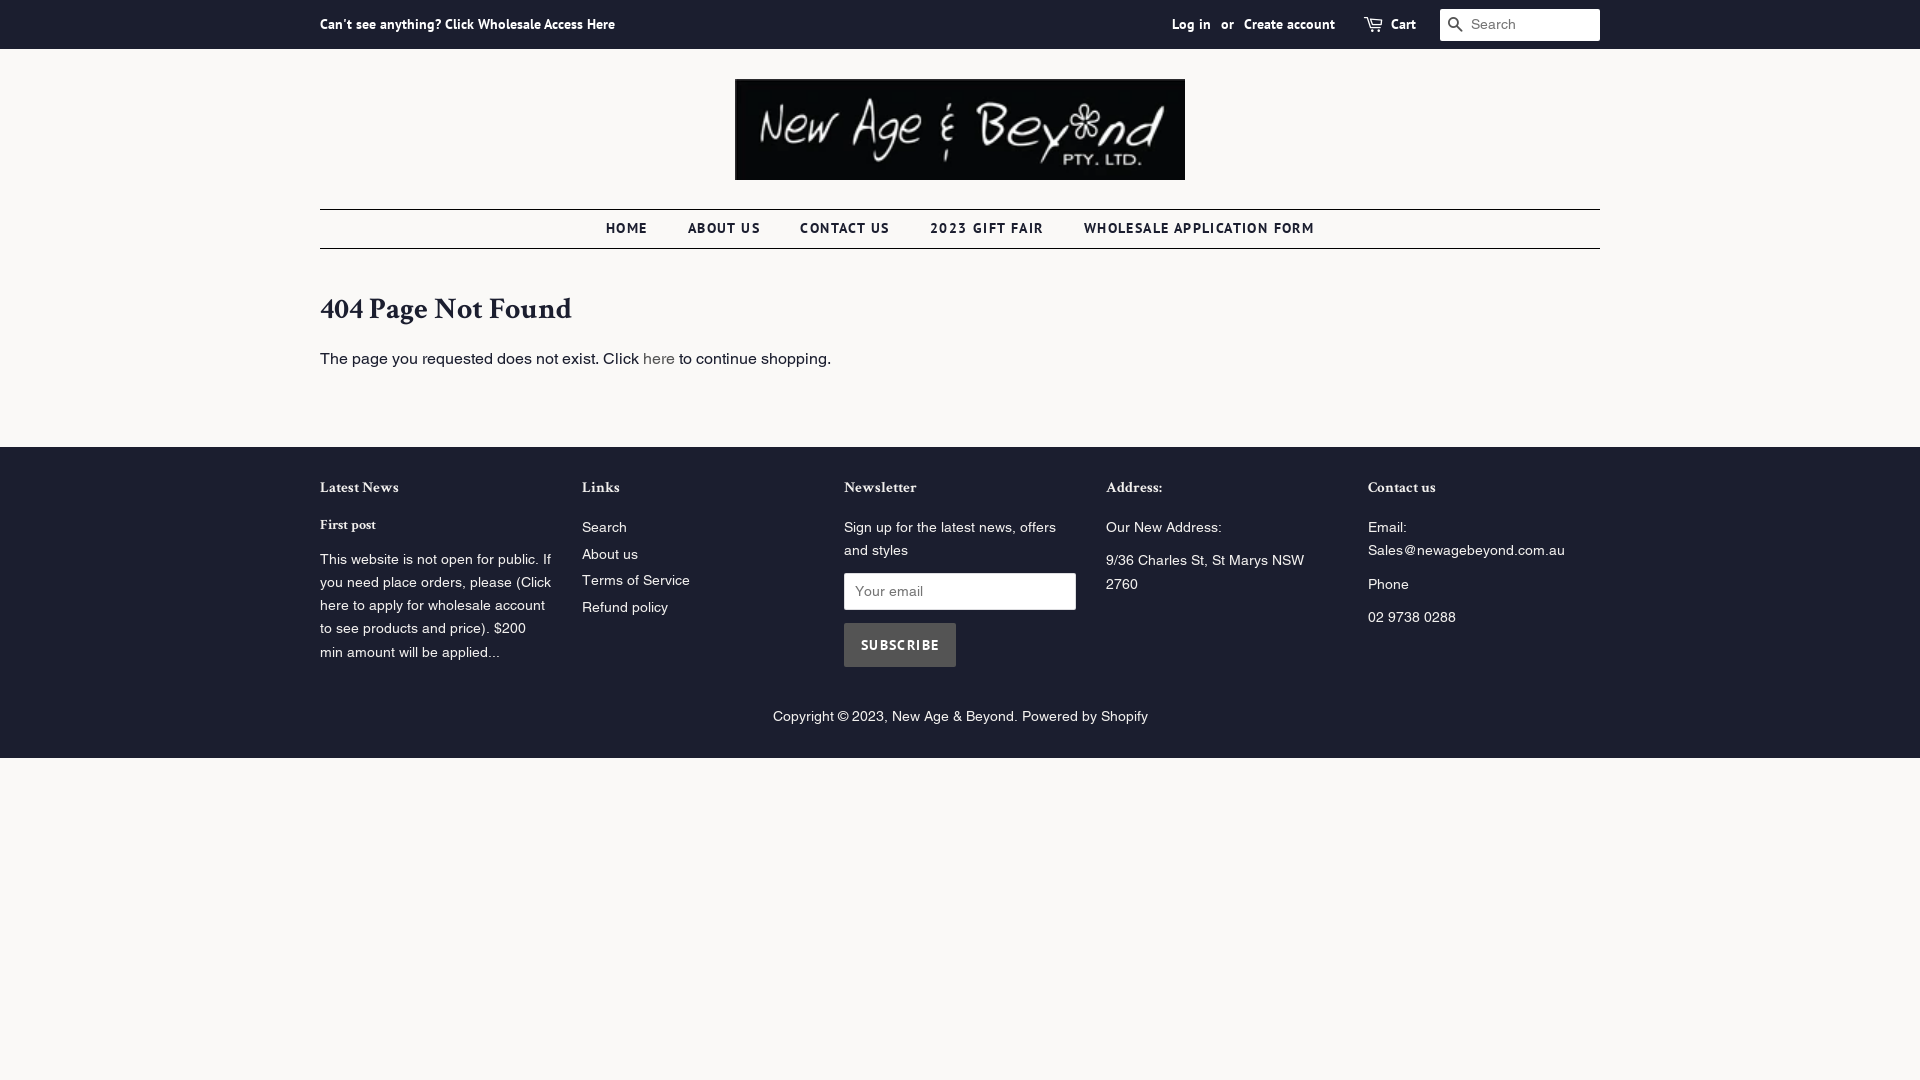 This screenshot has width=1920, height=1080. What do you see at coordinates (899, 644) in the screenshot?
I see `'Subscribe'` at bounding box center [899, 644].